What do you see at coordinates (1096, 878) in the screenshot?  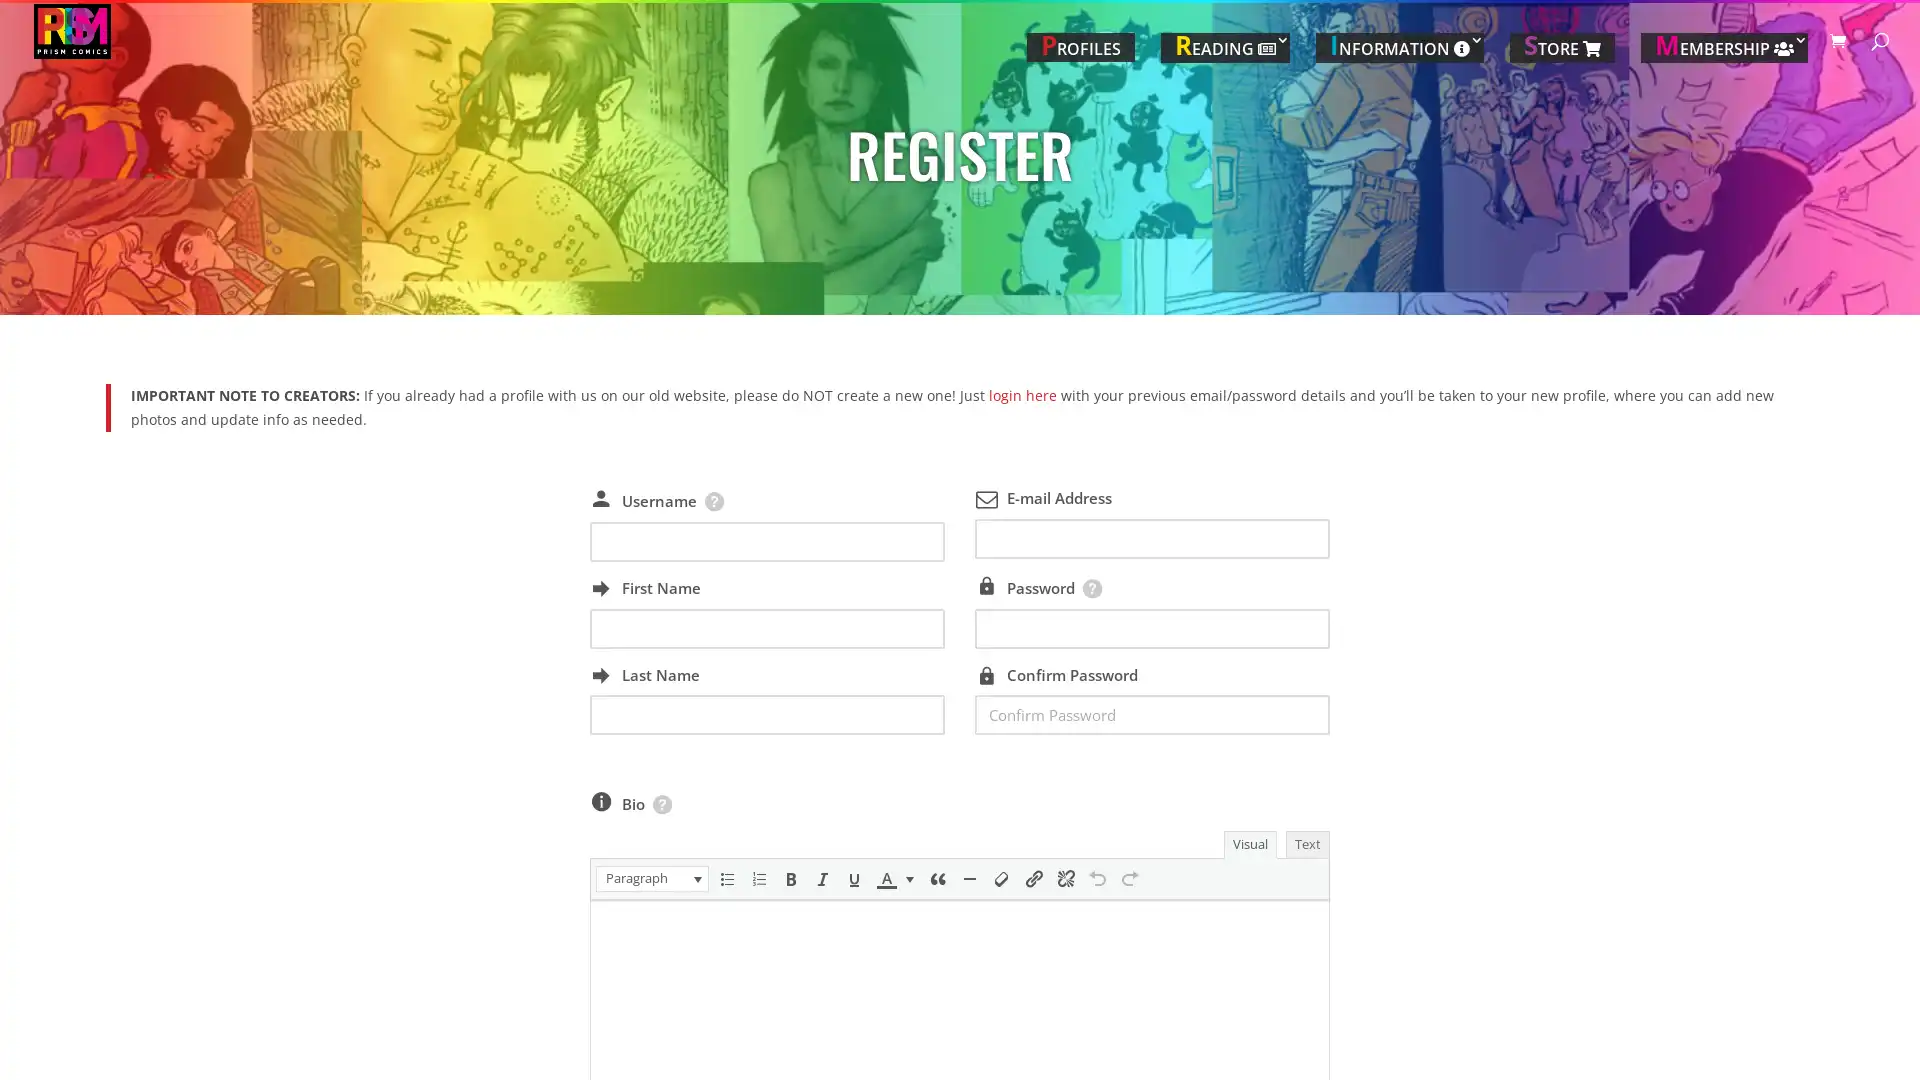 I see `Undo (Z)` at bounding box center [1096, 878].